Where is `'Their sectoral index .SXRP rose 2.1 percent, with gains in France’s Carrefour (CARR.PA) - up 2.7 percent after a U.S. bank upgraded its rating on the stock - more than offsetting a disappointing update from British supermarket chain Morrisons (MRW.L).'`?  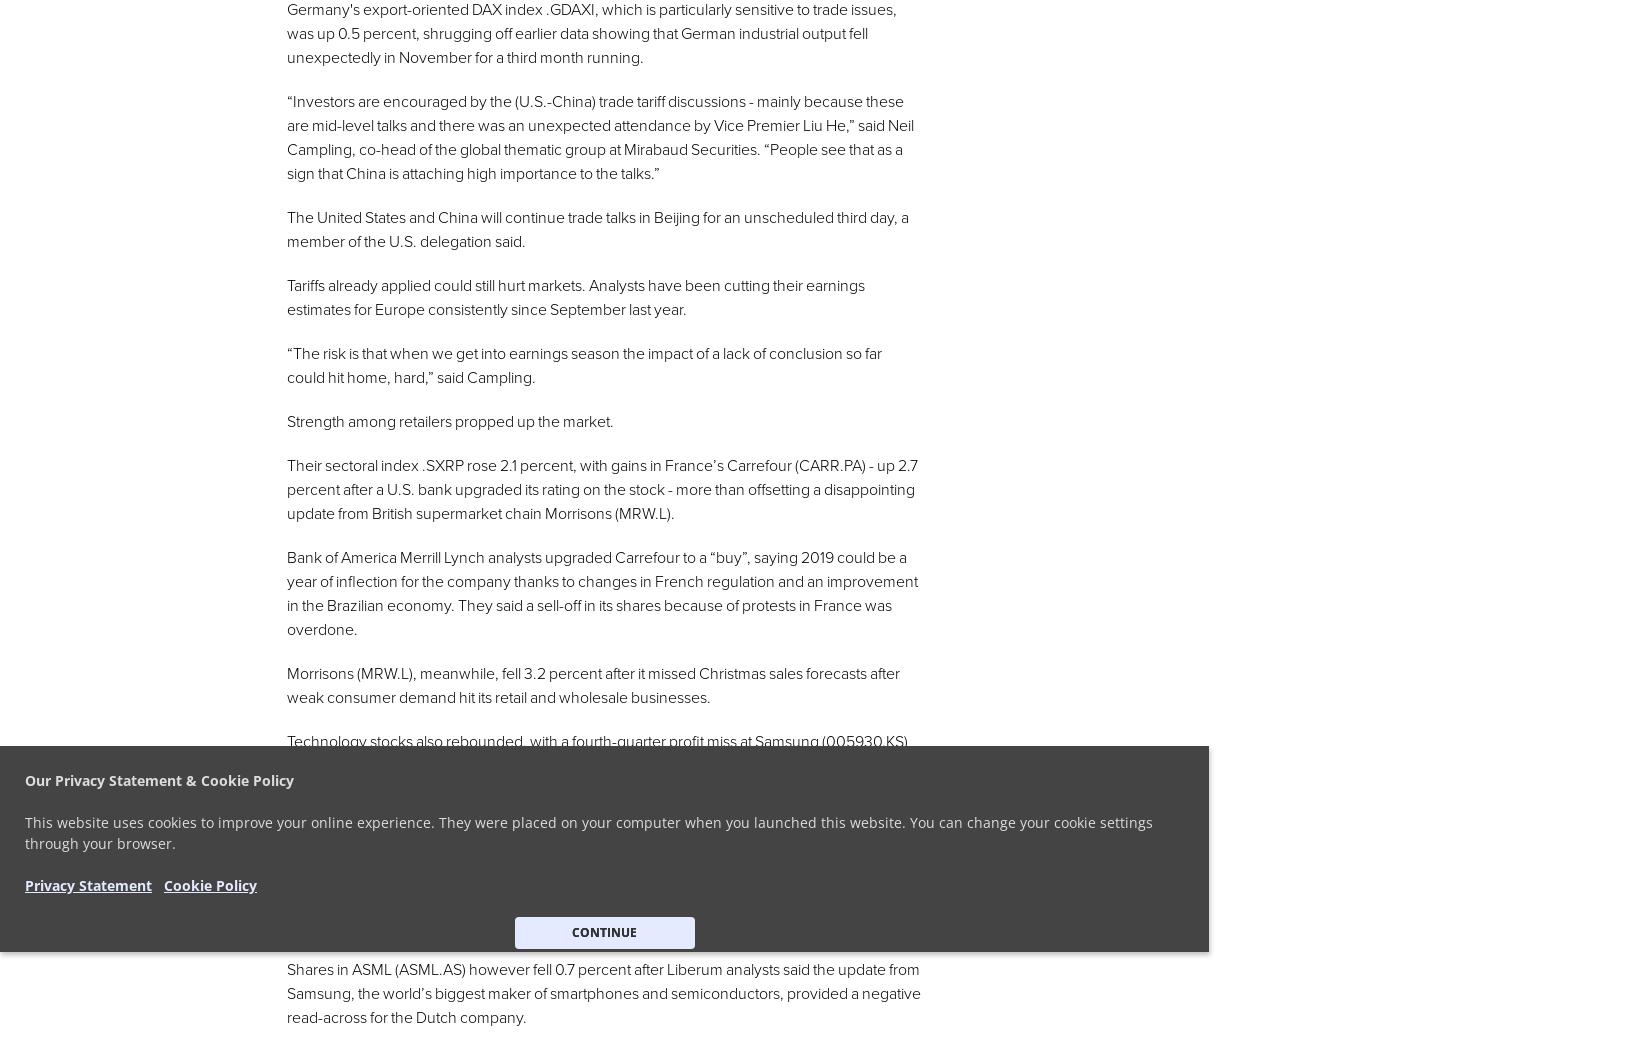
'Their sectoral index .SXRP rose 2.1 percent, with gains in France’s Carrefour (CARR.PA) - up 2.7 percent after a U.S. bank upgraded its rating on the stock - more than offsetting a disappointing update from British supermarket chain Morrisons (MRW.L).' is located at coordinates (601, 490).